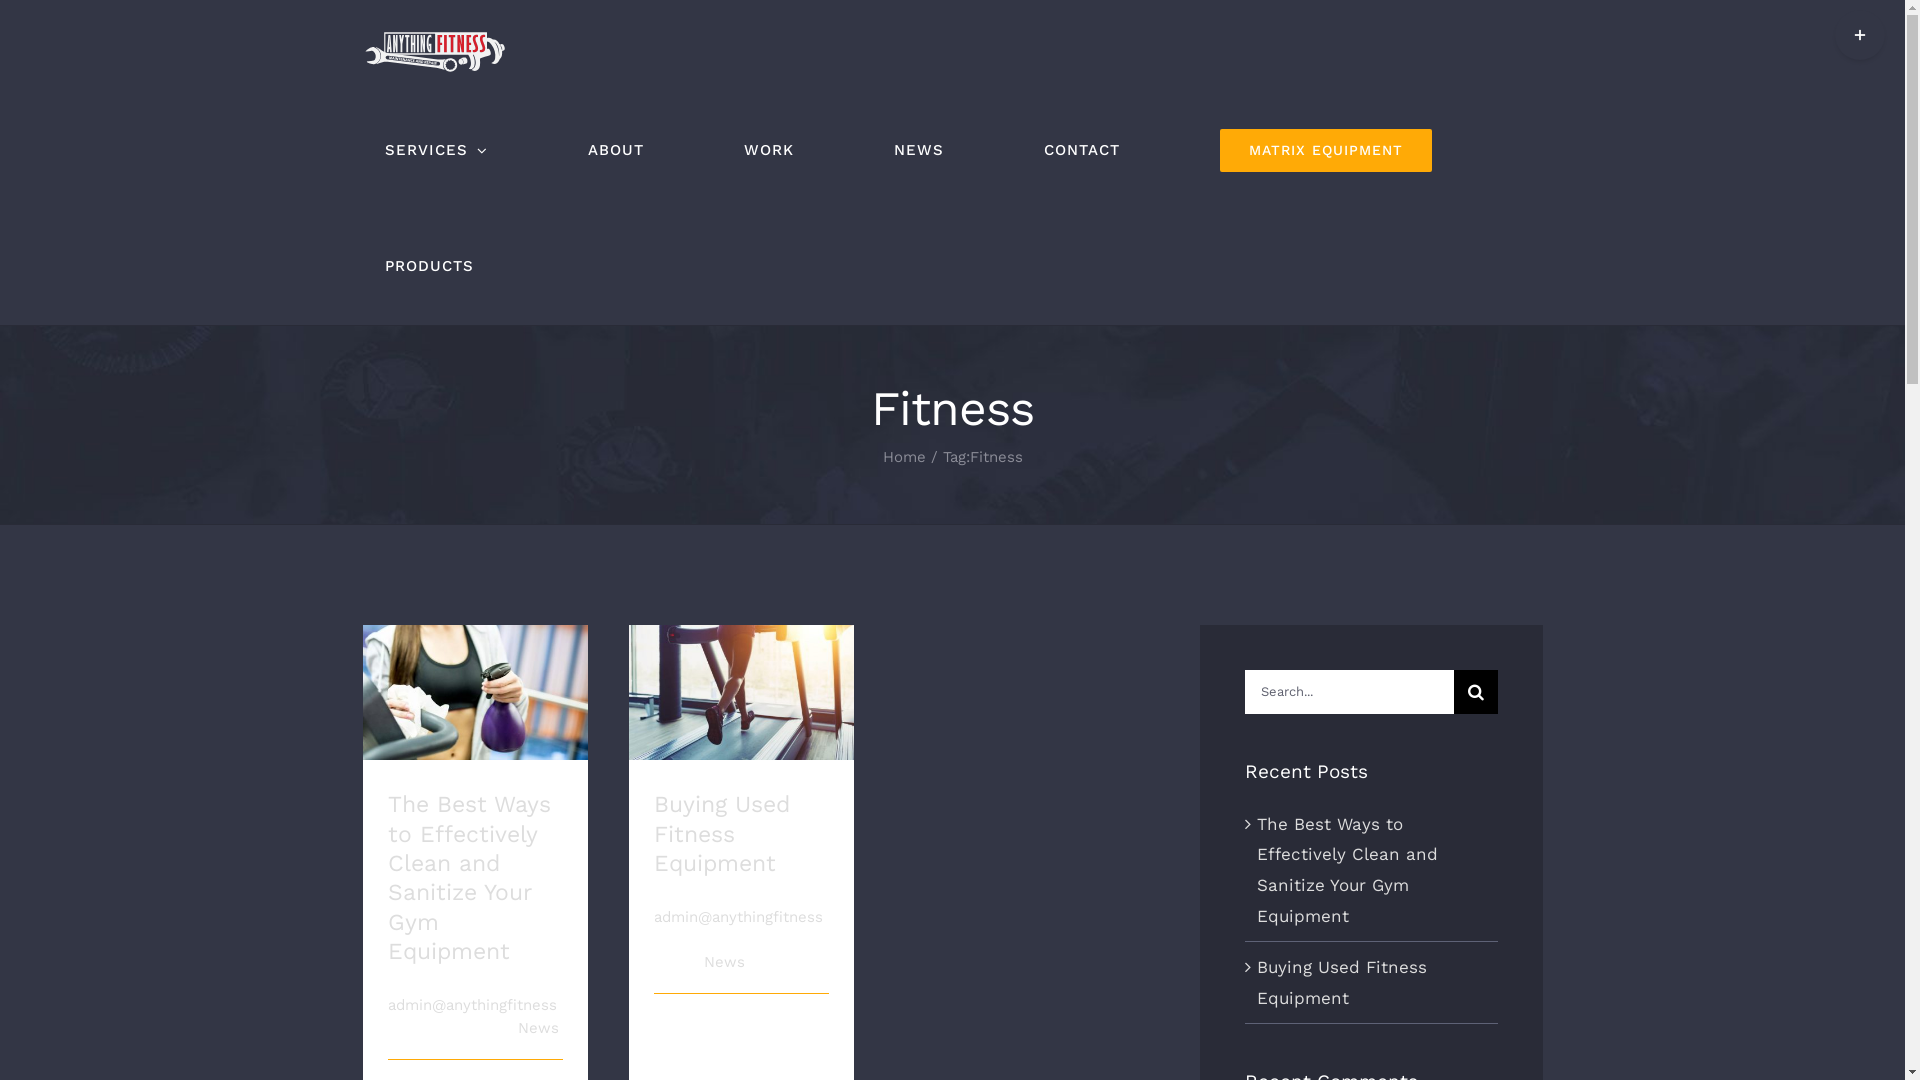 The image size is (1920, 1080). Describe the element at coordinates (1834, 34) in the screenshot. I see `'Toggle Sliding Bar Area'` at that location.